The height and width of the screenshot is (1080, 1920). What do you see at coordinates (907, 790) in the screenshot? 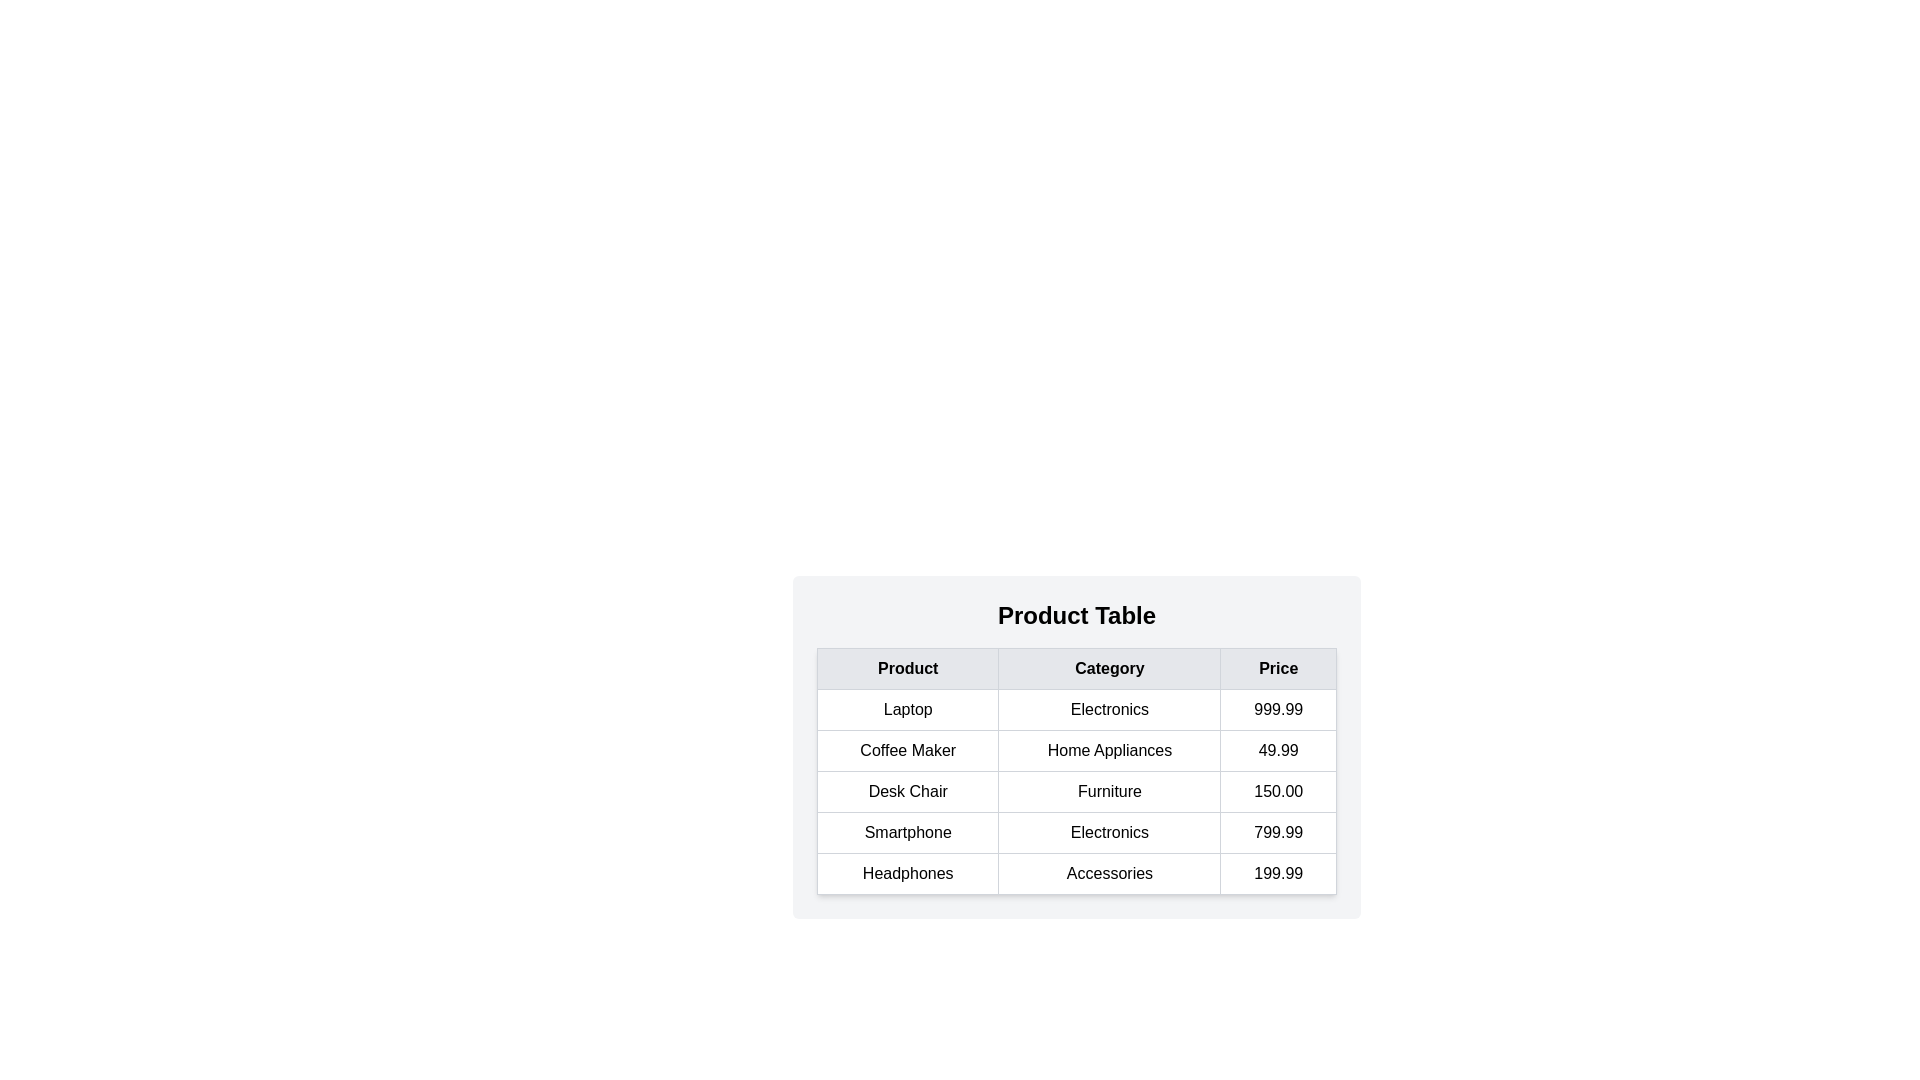
I see `the Static Text Label representing the product name 'Desk Chair' in the product table` at bounding box center [907, 790].